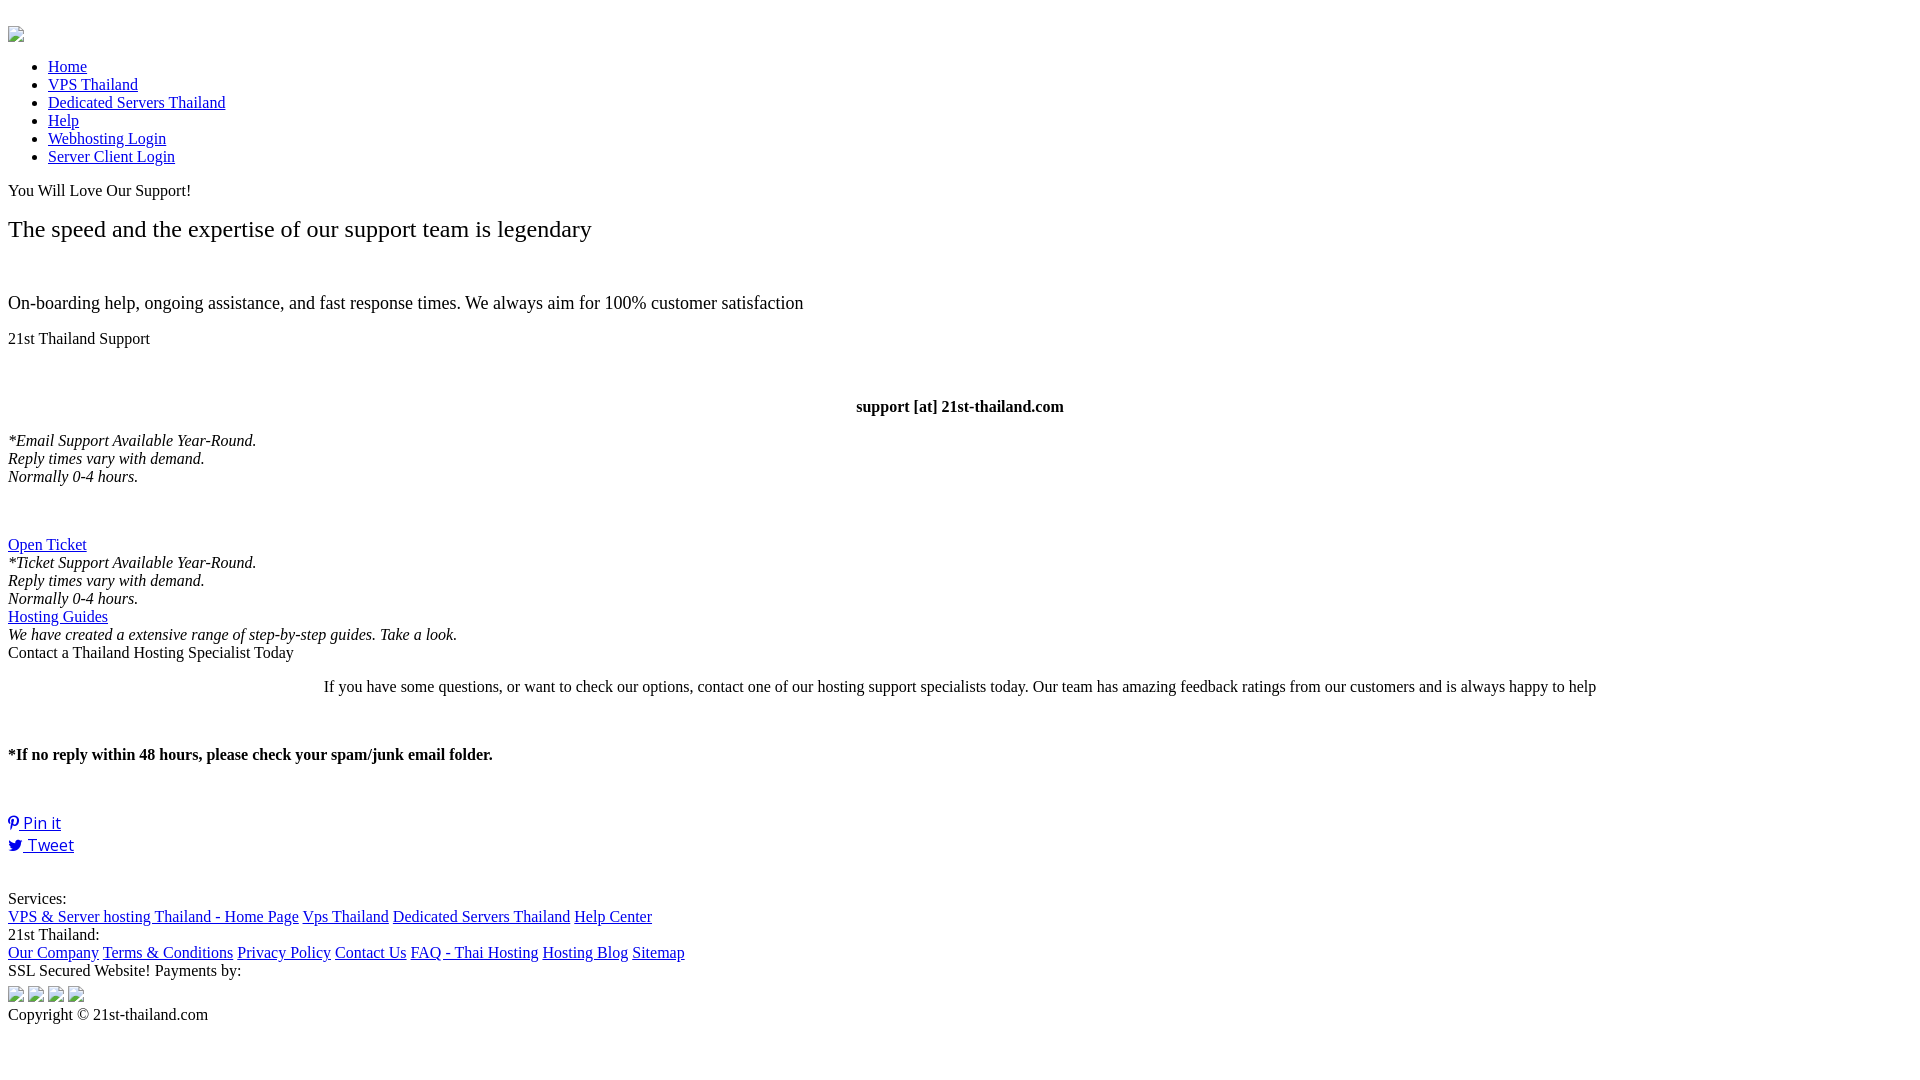  Describe the element at coordinates (657, 951) in the screenshot. I see `'Sitemap'` at that location.